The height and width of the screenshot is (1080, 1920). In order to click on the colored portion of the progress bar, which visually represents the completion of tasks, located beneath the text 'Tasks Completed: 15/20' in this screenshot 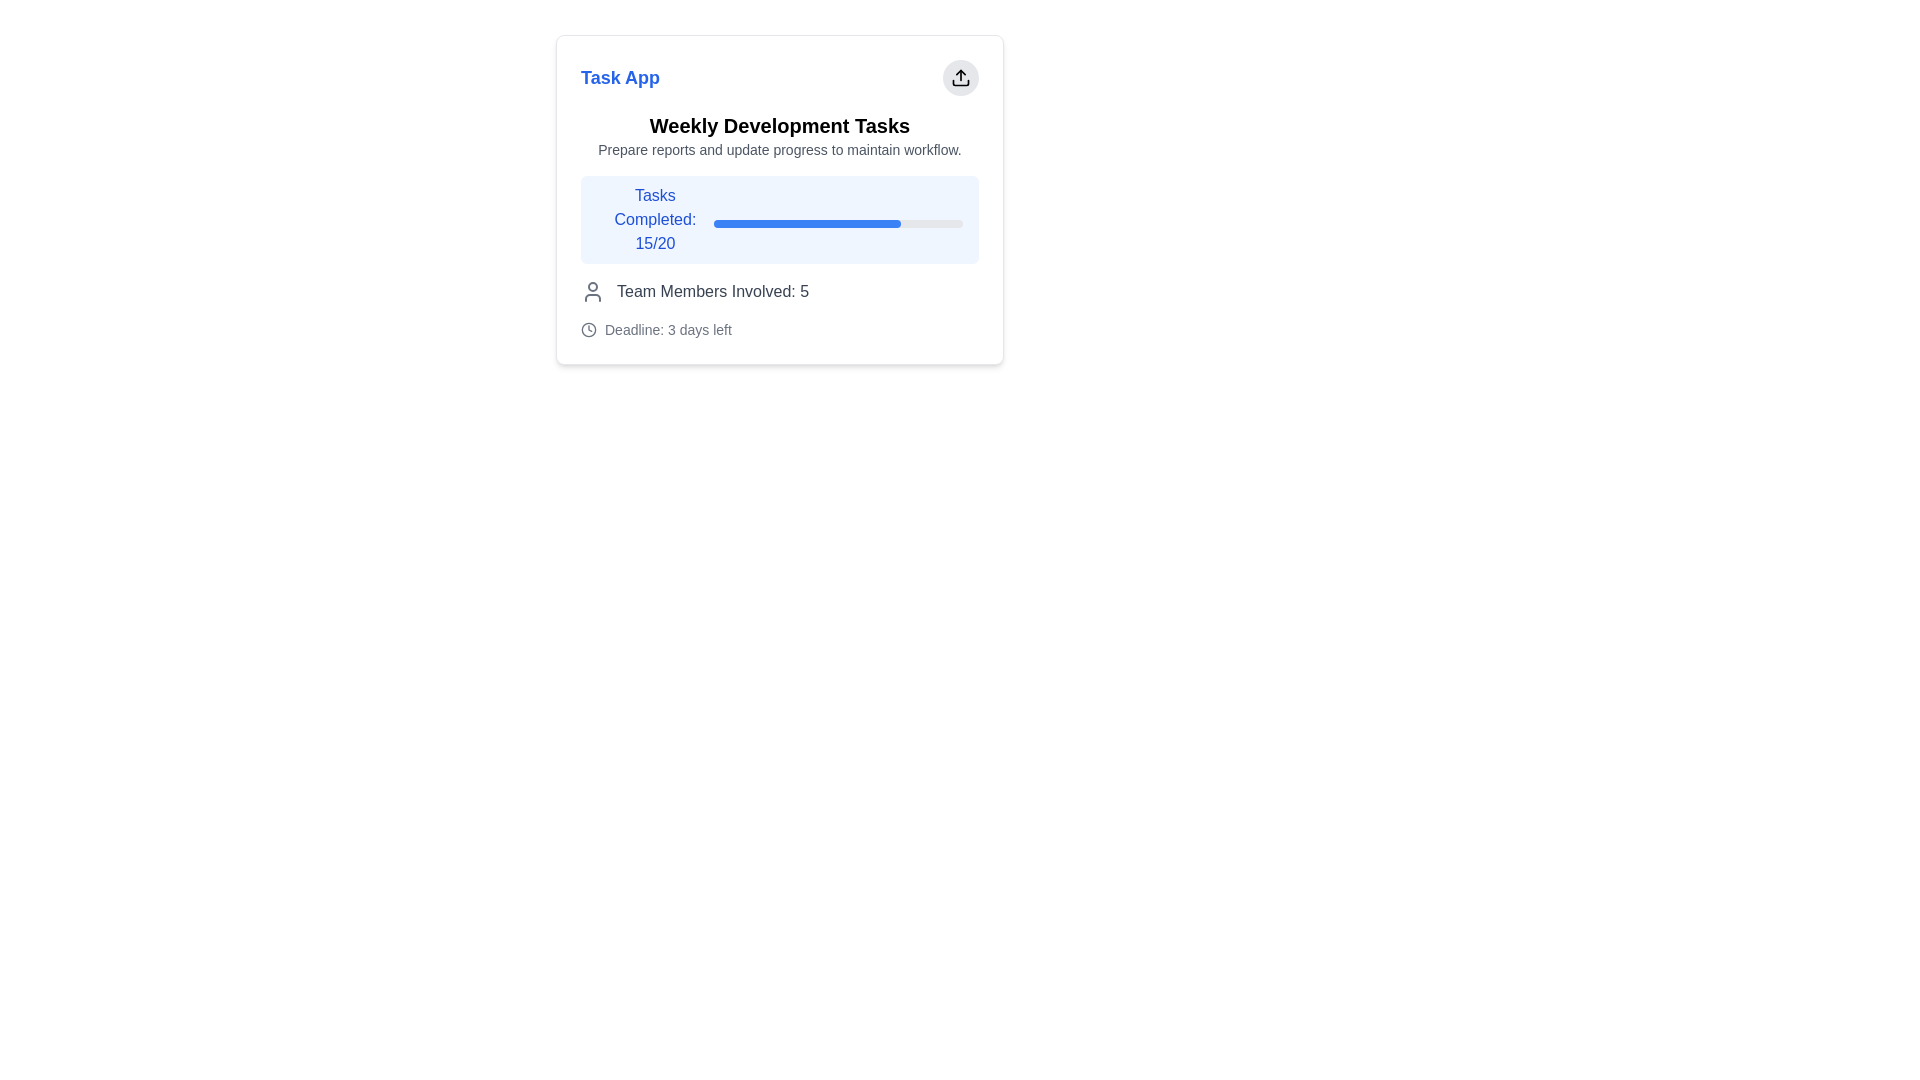, I will do `click(807, 223)`.